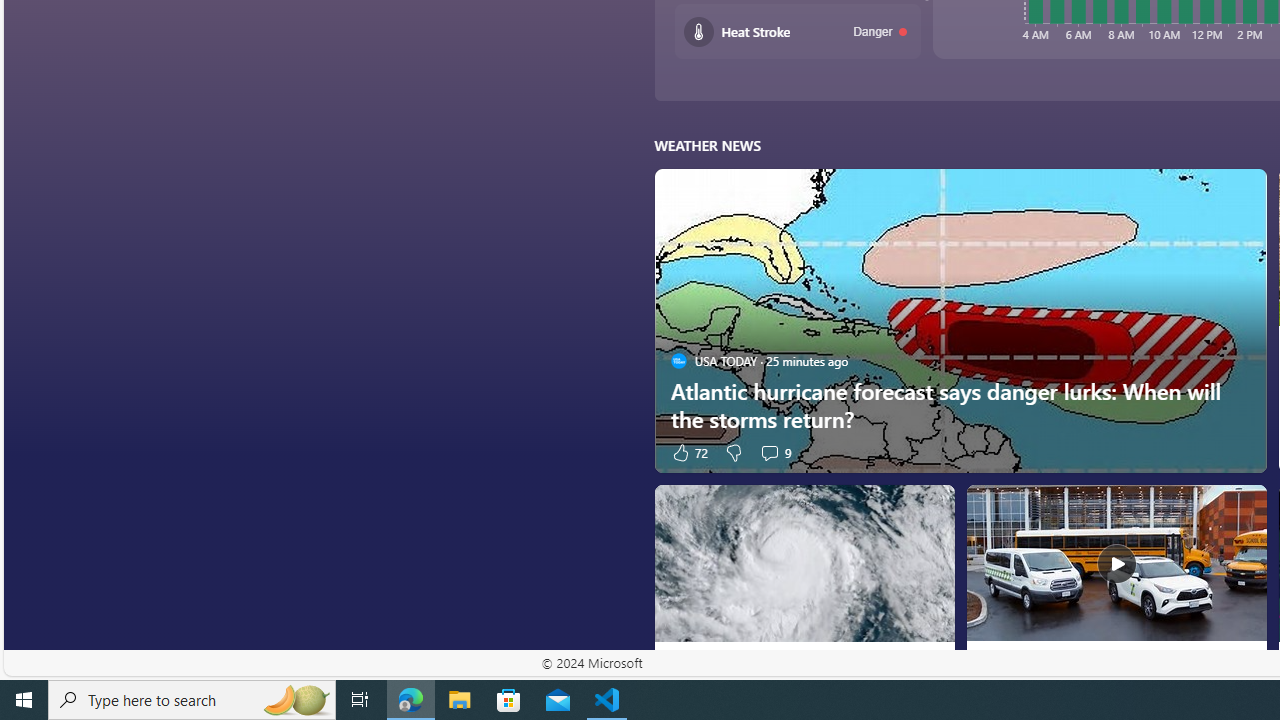  Describe the element at coordinates (774, 452) in the screenshot. I see `'View comments 9 Comment'` at that location.